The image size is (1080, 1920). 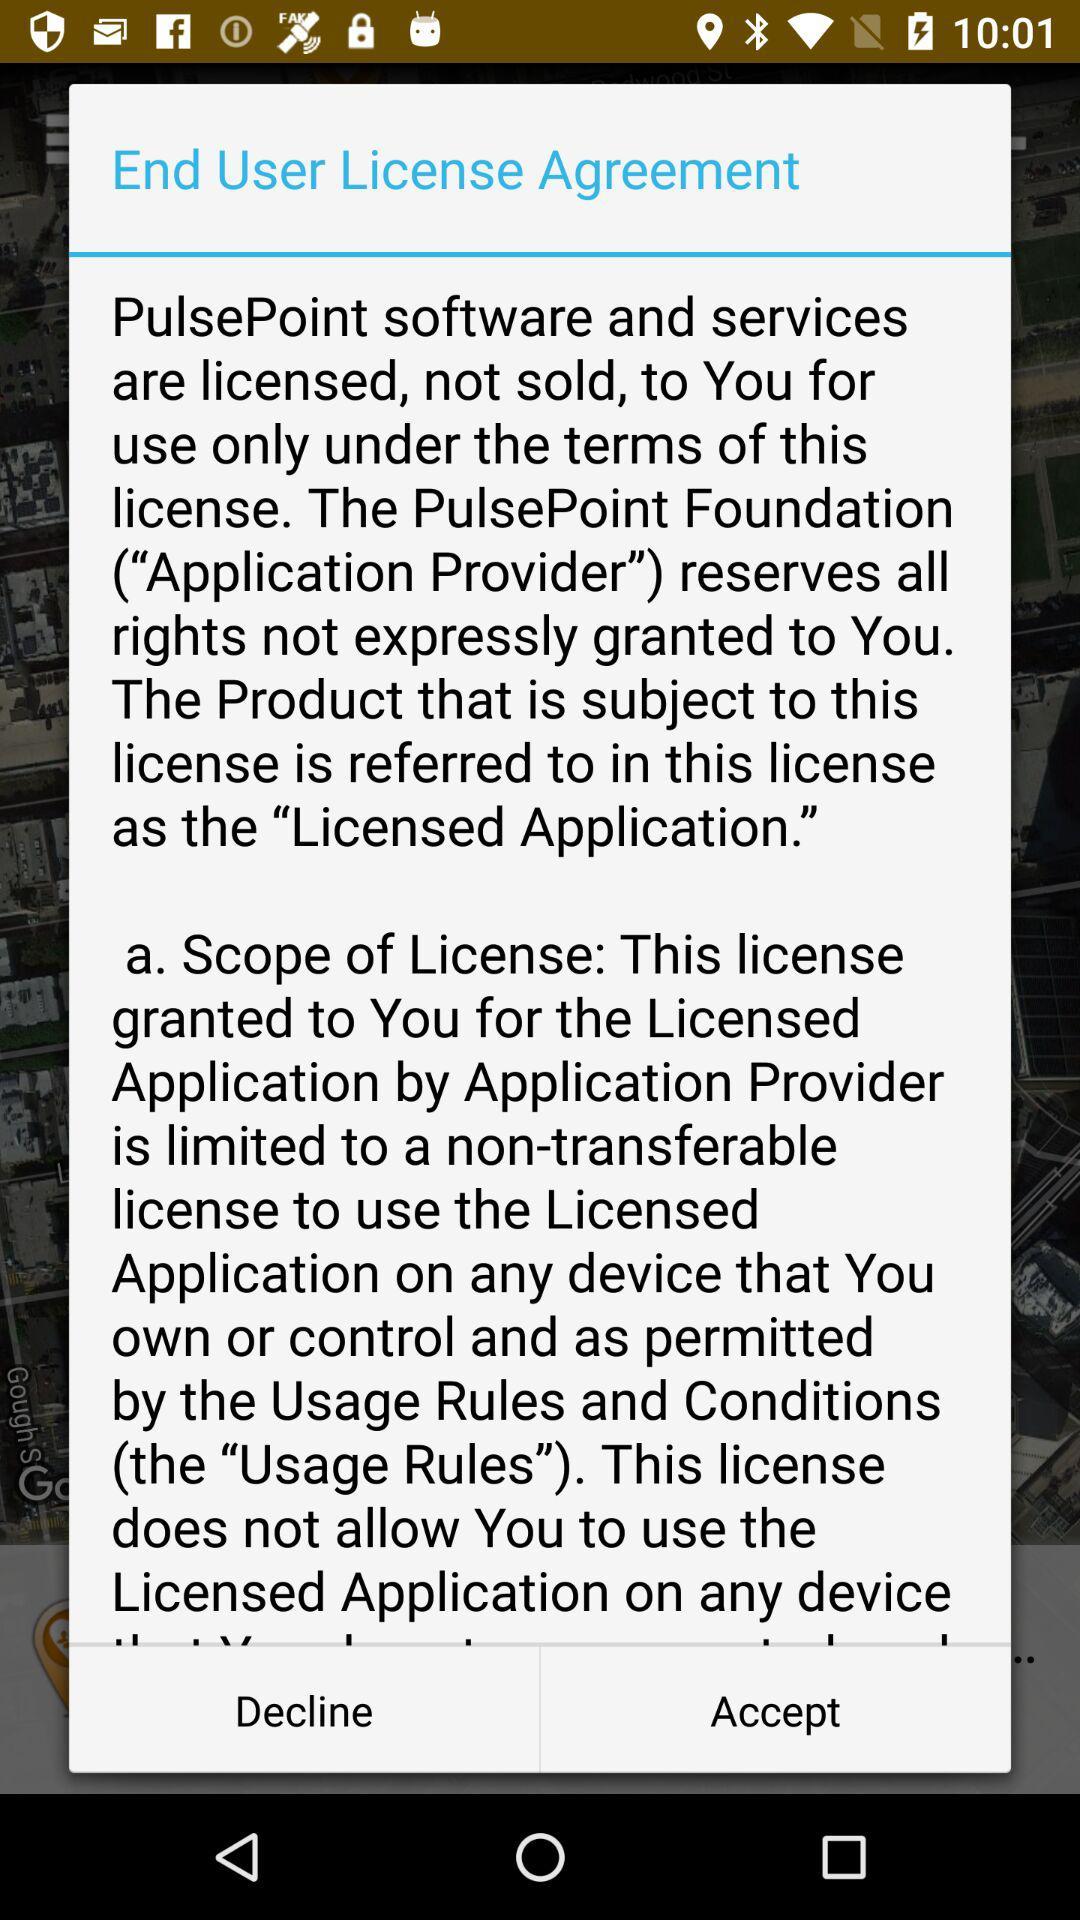 What do you see at coordinates (774, 1708) in the screenshot?
I see `accept` at bounding box center [774, 1708].